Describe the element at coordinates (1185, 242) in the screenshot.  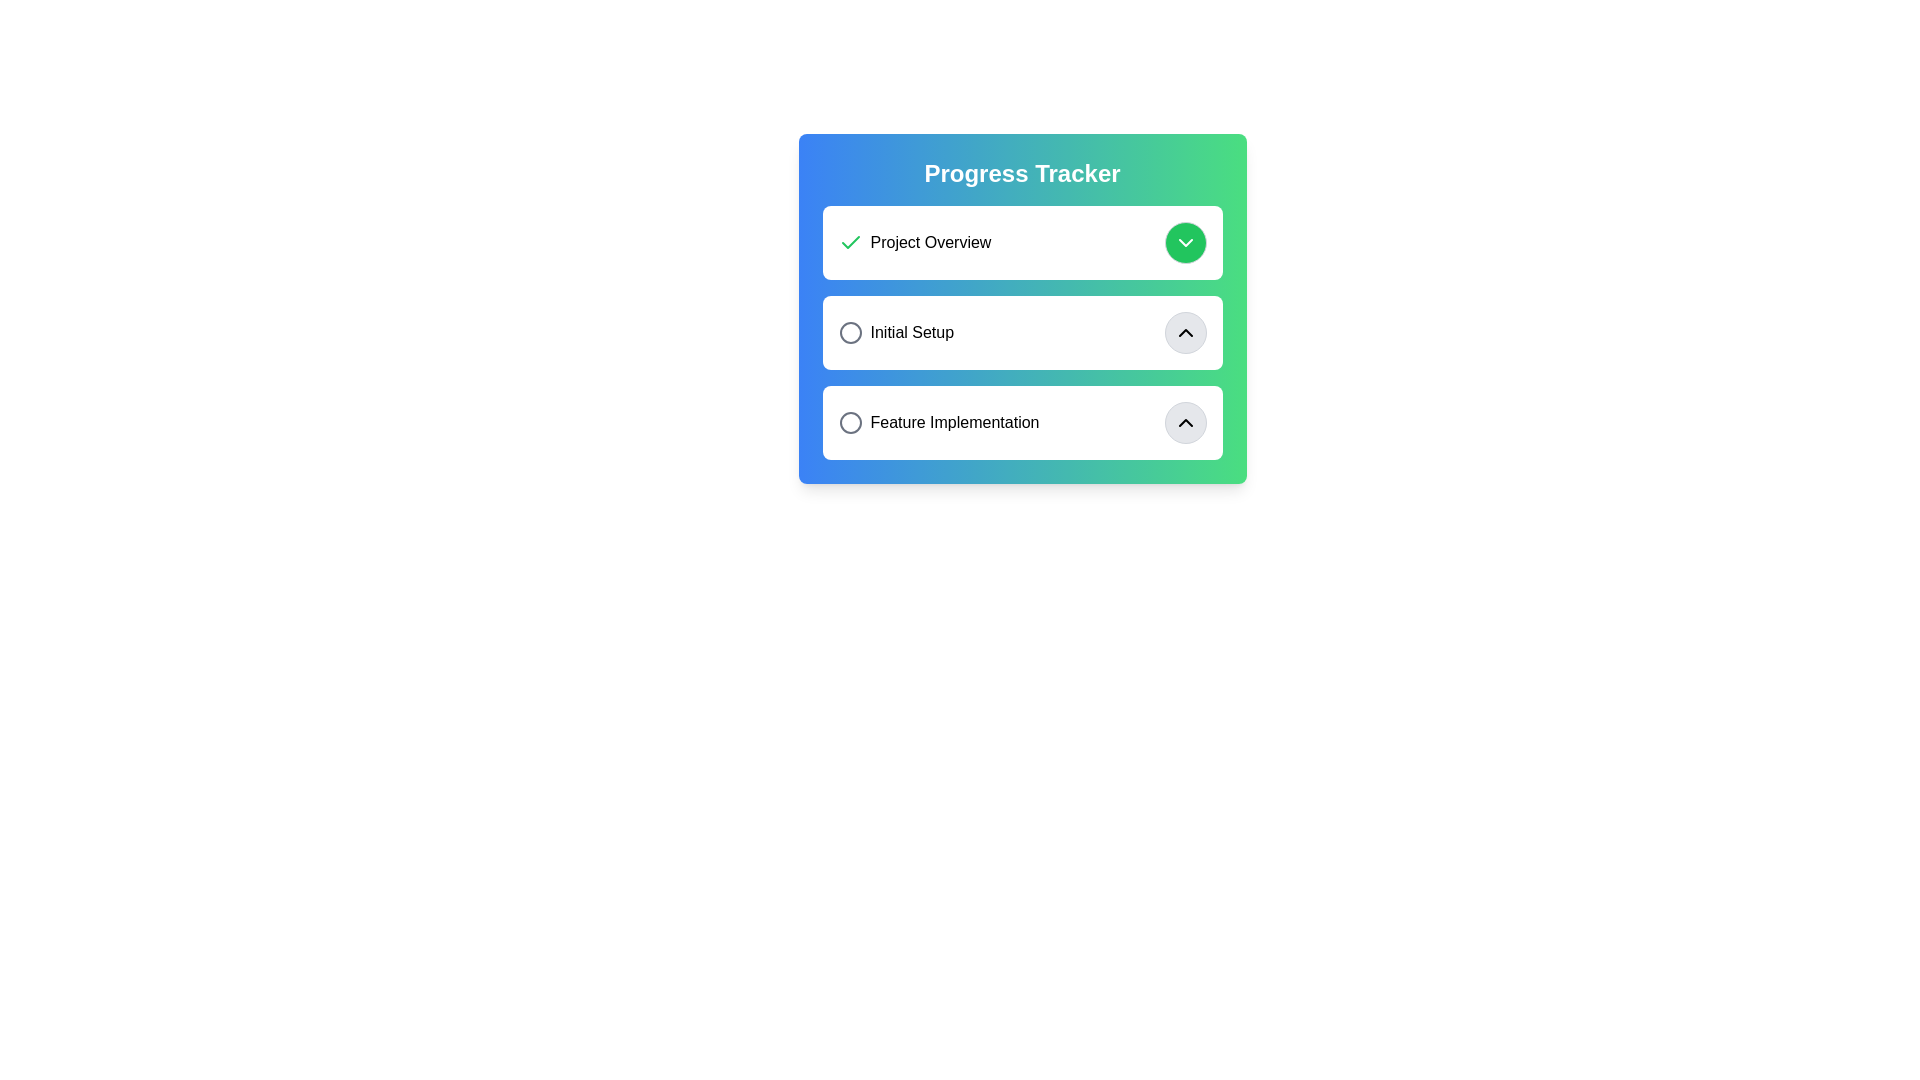
I see `the dropdown toggle button located on the right side of the 'Project Overview' section in the progress tracker interface` at that location.